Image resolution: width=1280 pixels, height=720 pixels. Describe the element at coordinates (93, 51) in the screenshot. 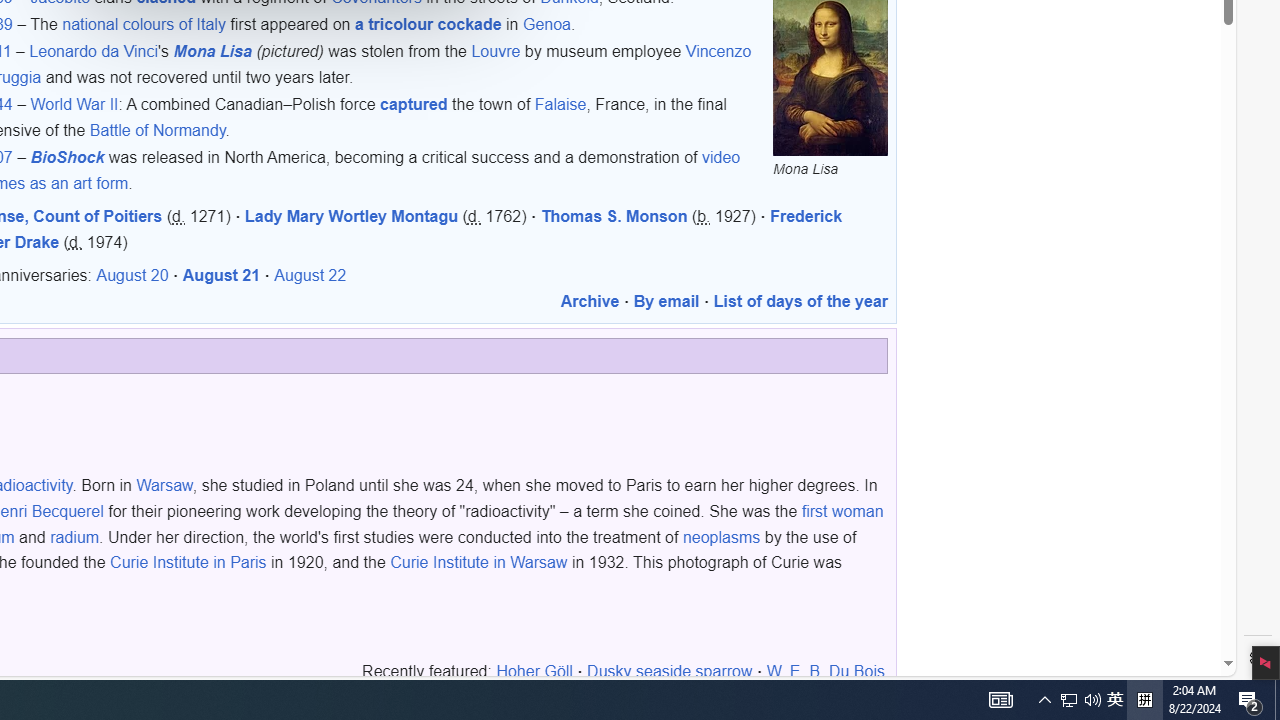

I see `'Leonardo da Vinci'` at that location.